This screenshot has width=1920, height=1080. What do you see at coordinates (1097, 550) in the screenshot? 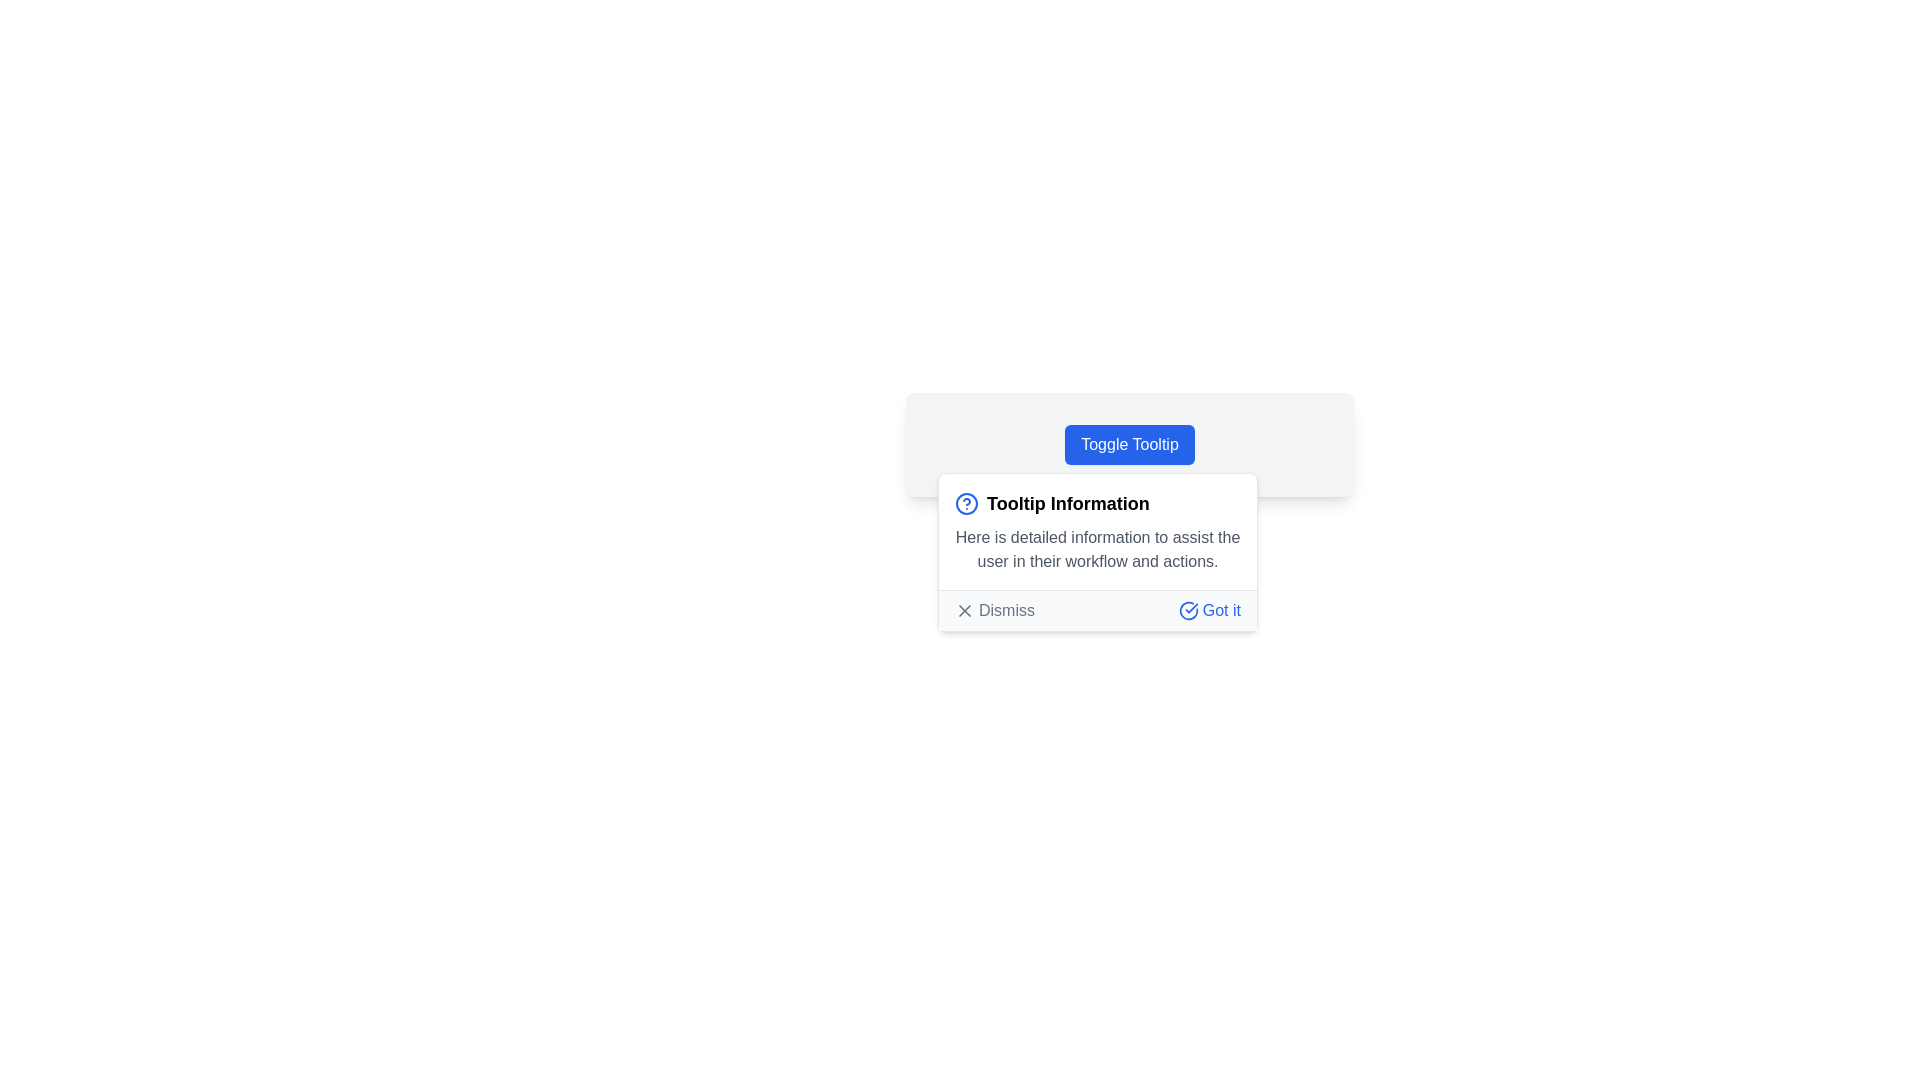
I see `descriptive text block located directly below the 'Tooltip Information' heading in the tooltip UI component` at bounding box center [1097, 550].